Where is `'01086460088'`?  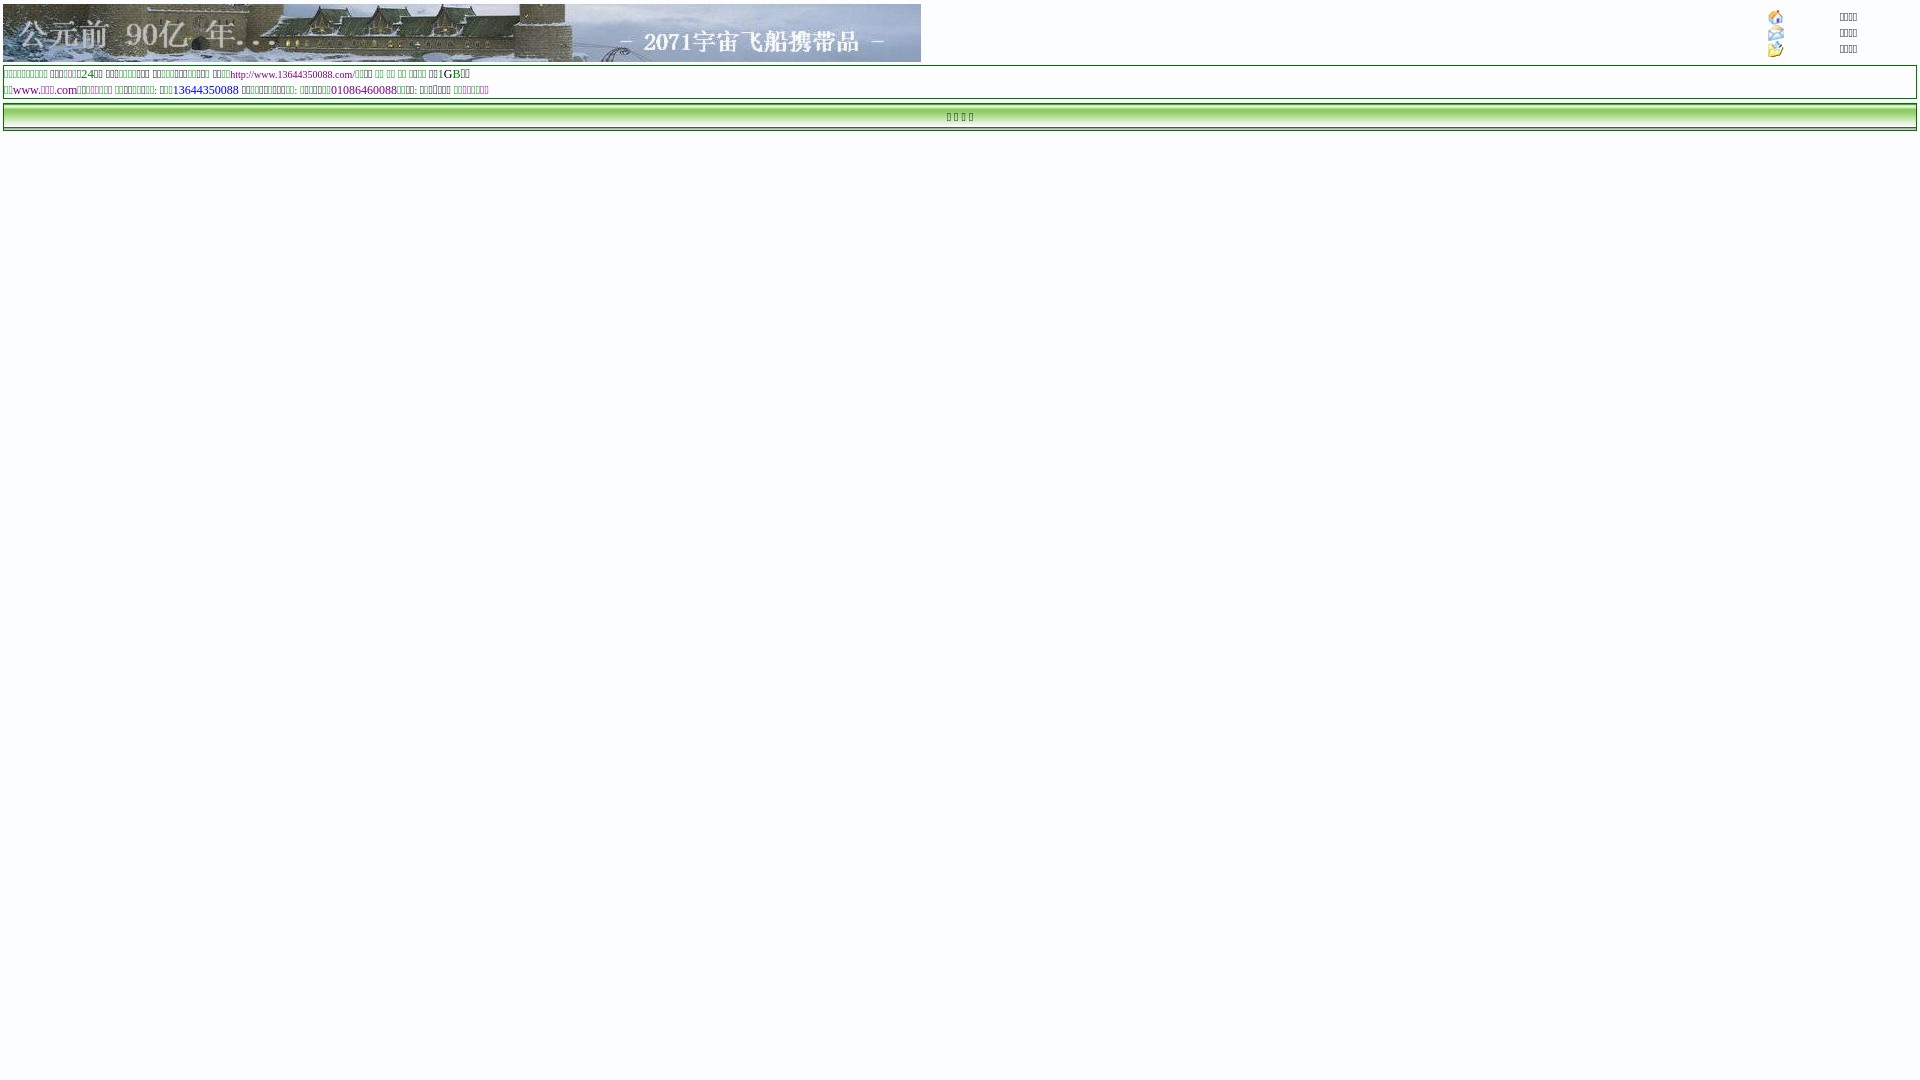 '01086460088' is located at coordinates (364, 88).